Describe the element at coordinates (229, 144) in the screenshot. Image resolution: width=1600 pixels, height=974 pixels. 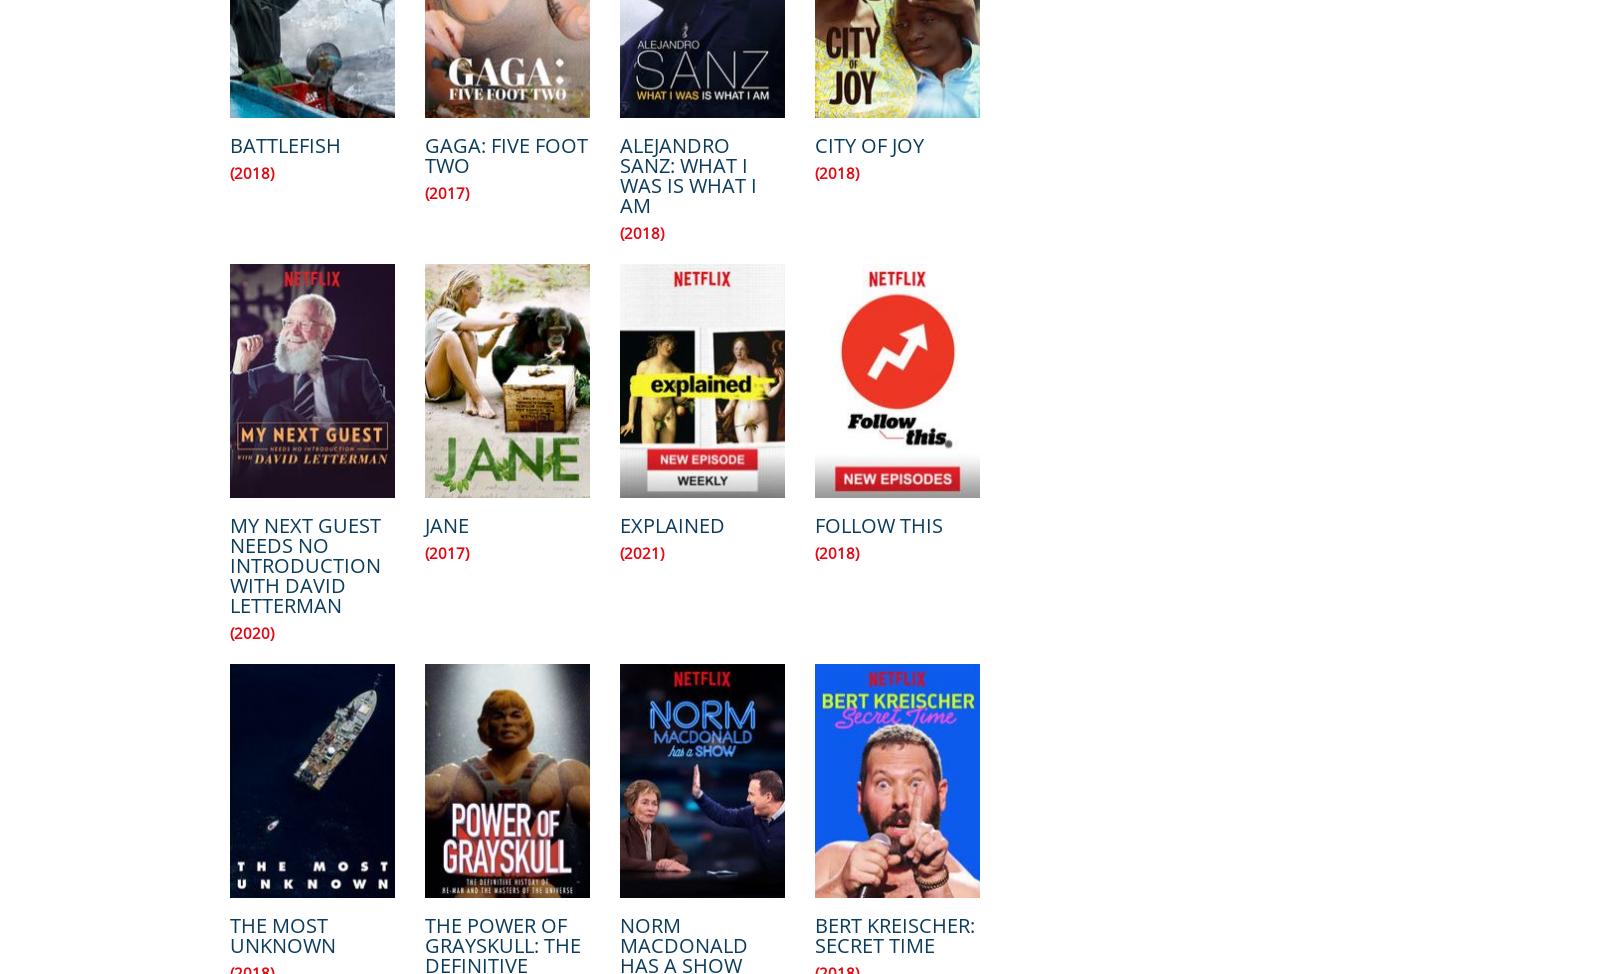
I see `'Battlefish'` at that location.